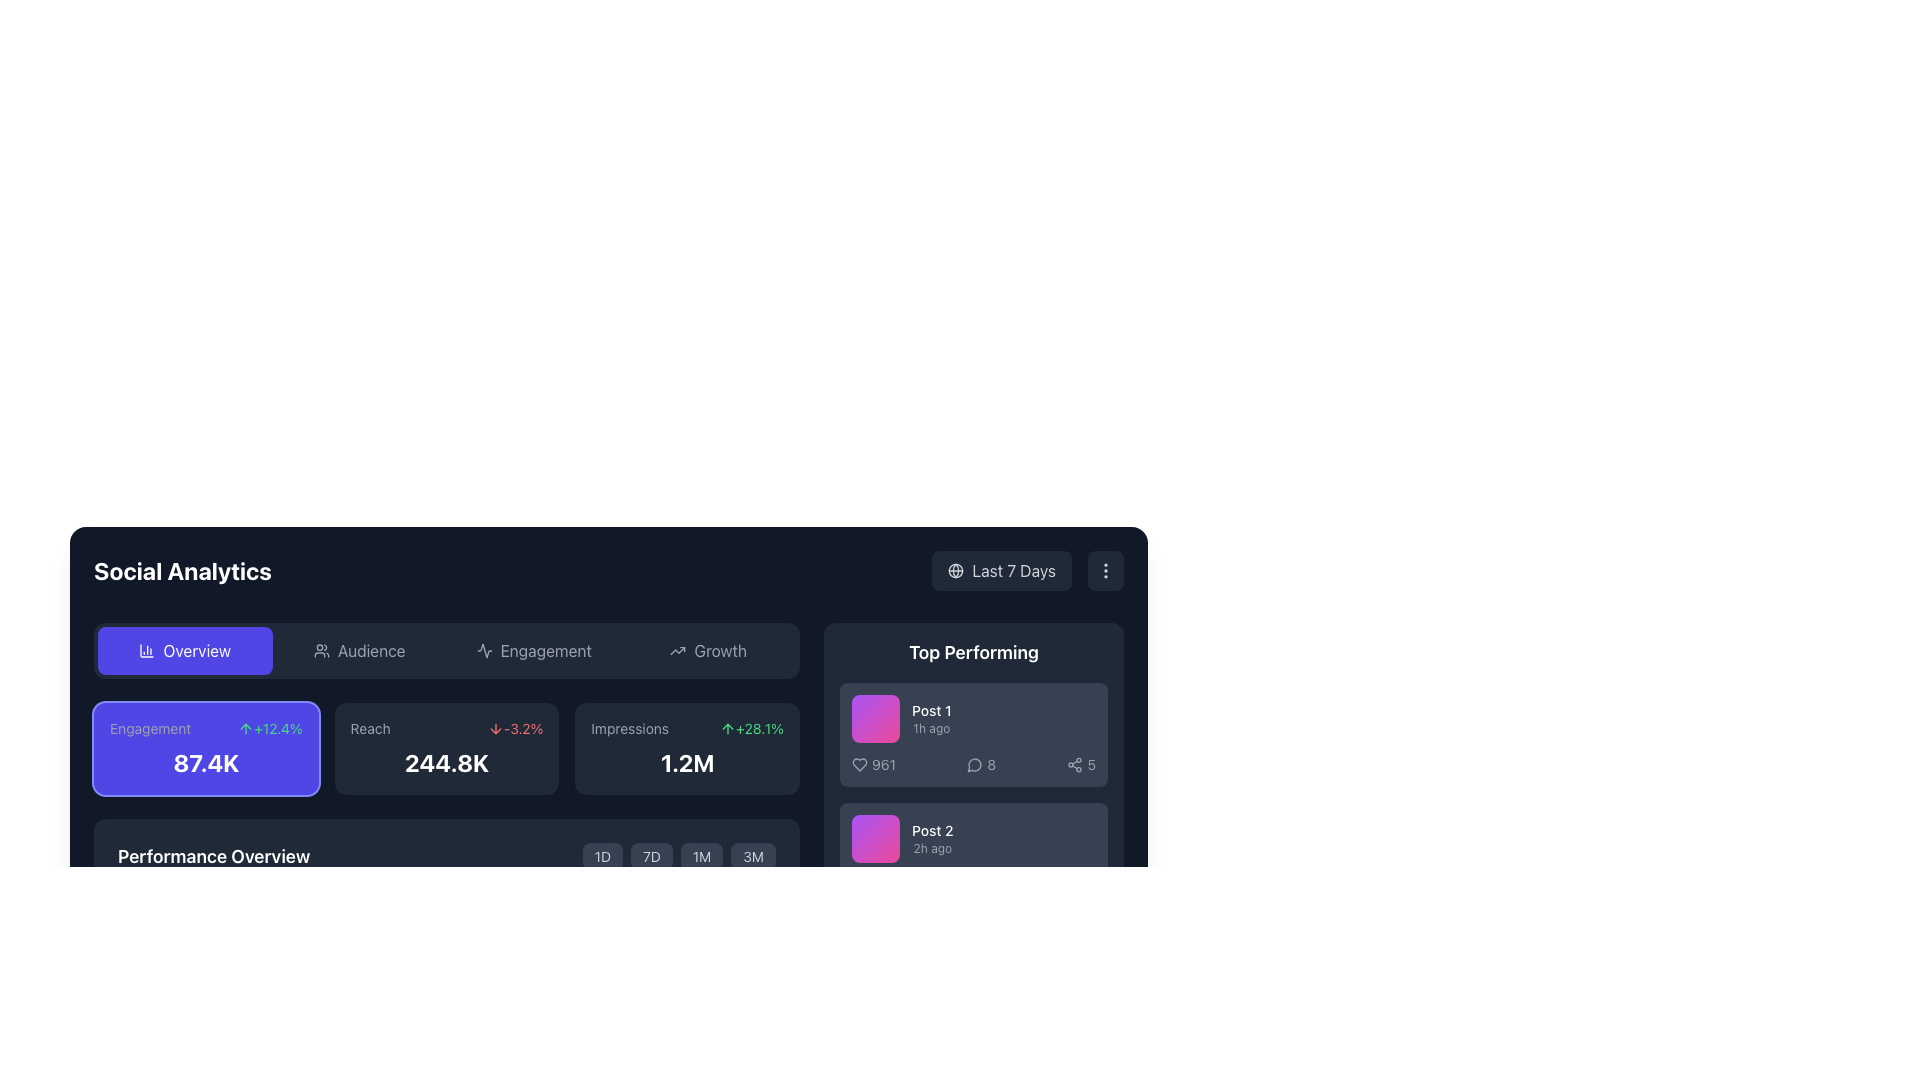 This screenshot has height=1080, width=1920. I want to click on the static text label displaying 'Post 2' which is styled with white text on a dark background, located in the second row of the 'Top Performing' section, so click(931, 830).